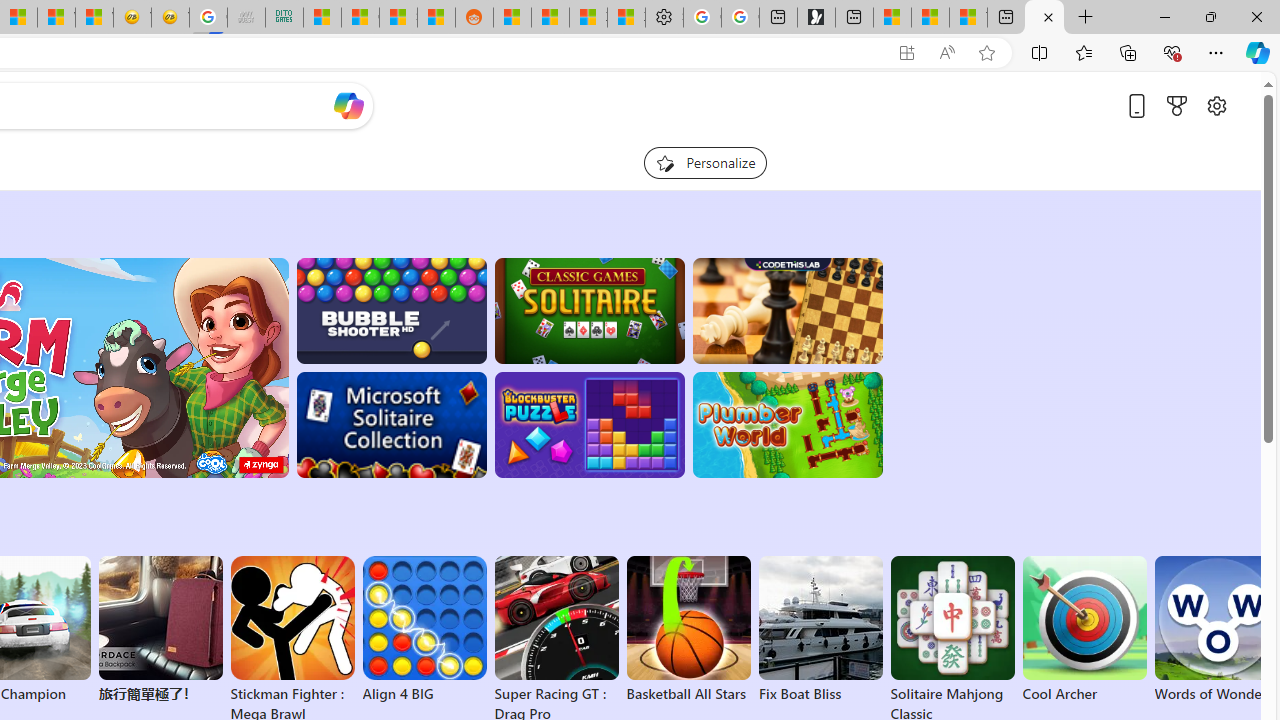  I want to click on 'Words of Wonders', so click(1215, 630).